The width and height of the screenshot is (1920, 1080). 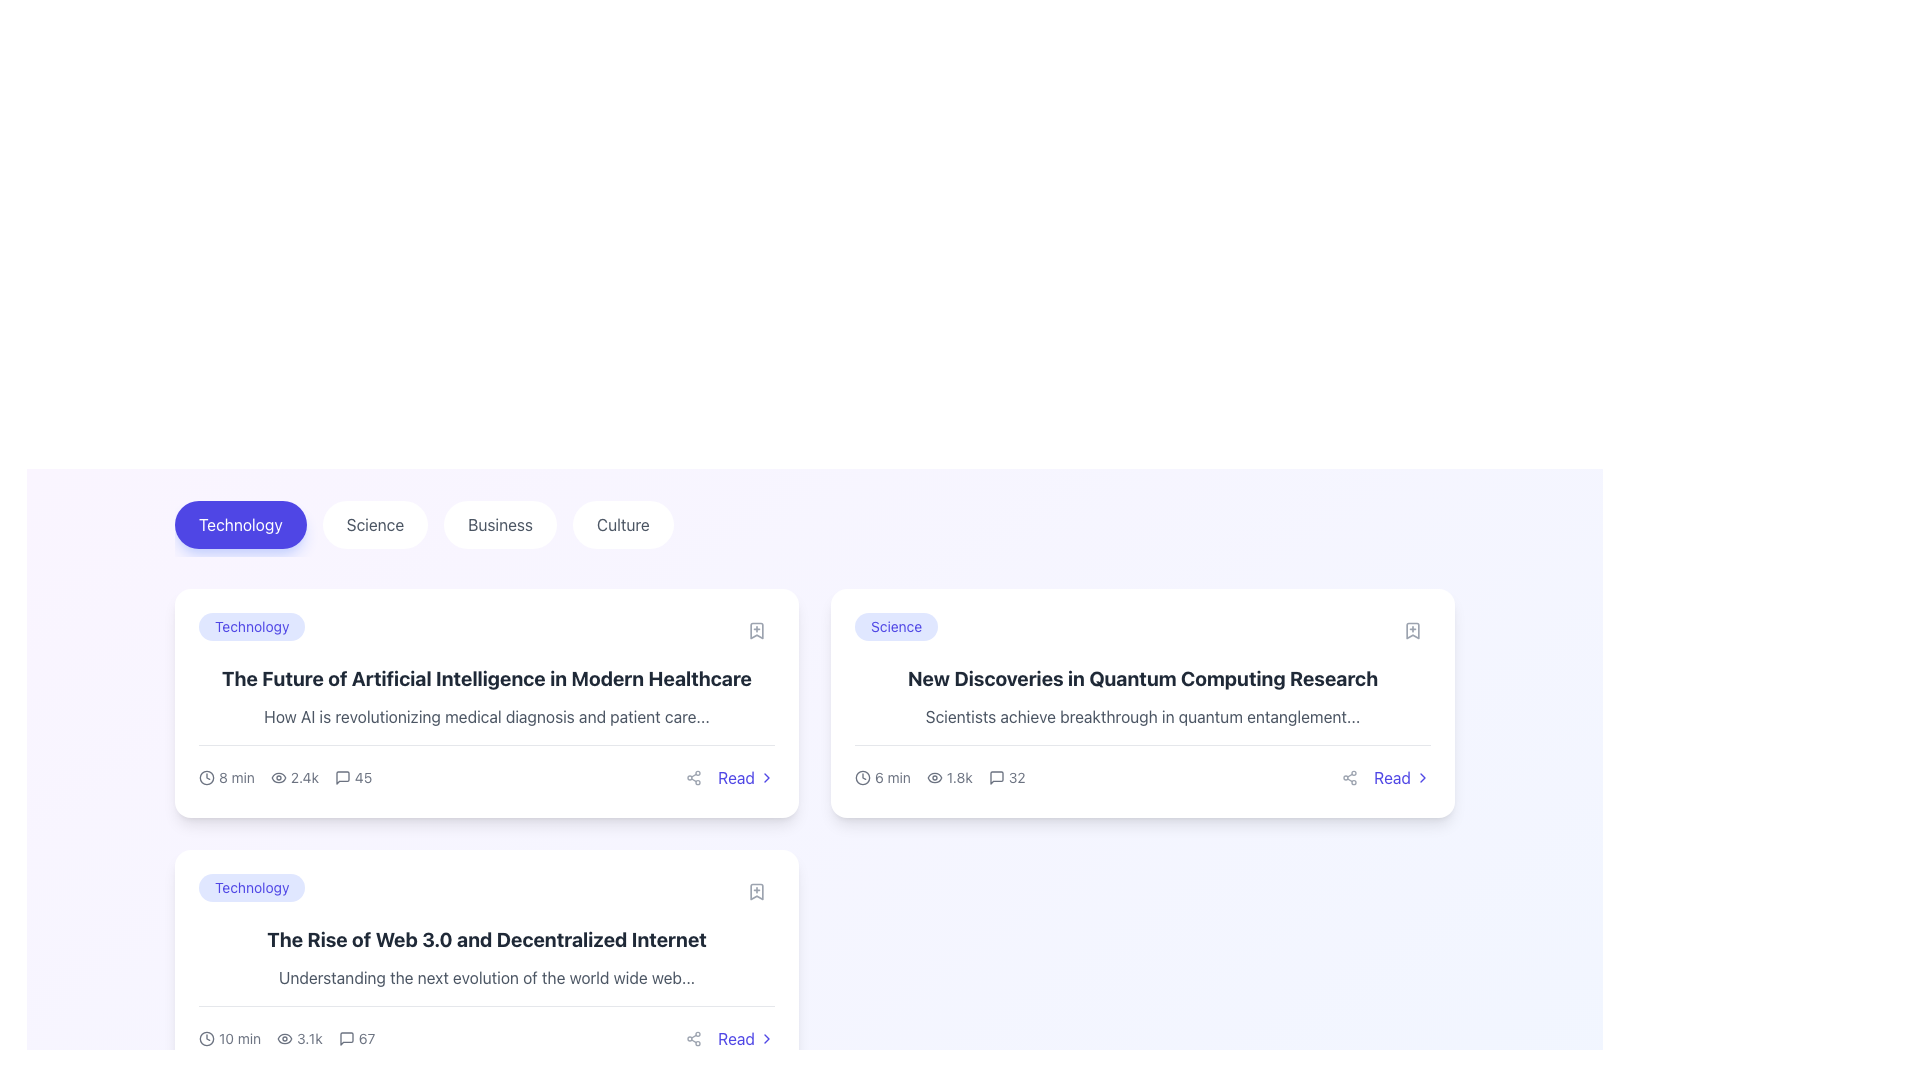 I want to click on the button or hyperlink at the bottom right corner of the 'New Discoveries in Quantum Computing Research' card, so click(x=1381, y=777).